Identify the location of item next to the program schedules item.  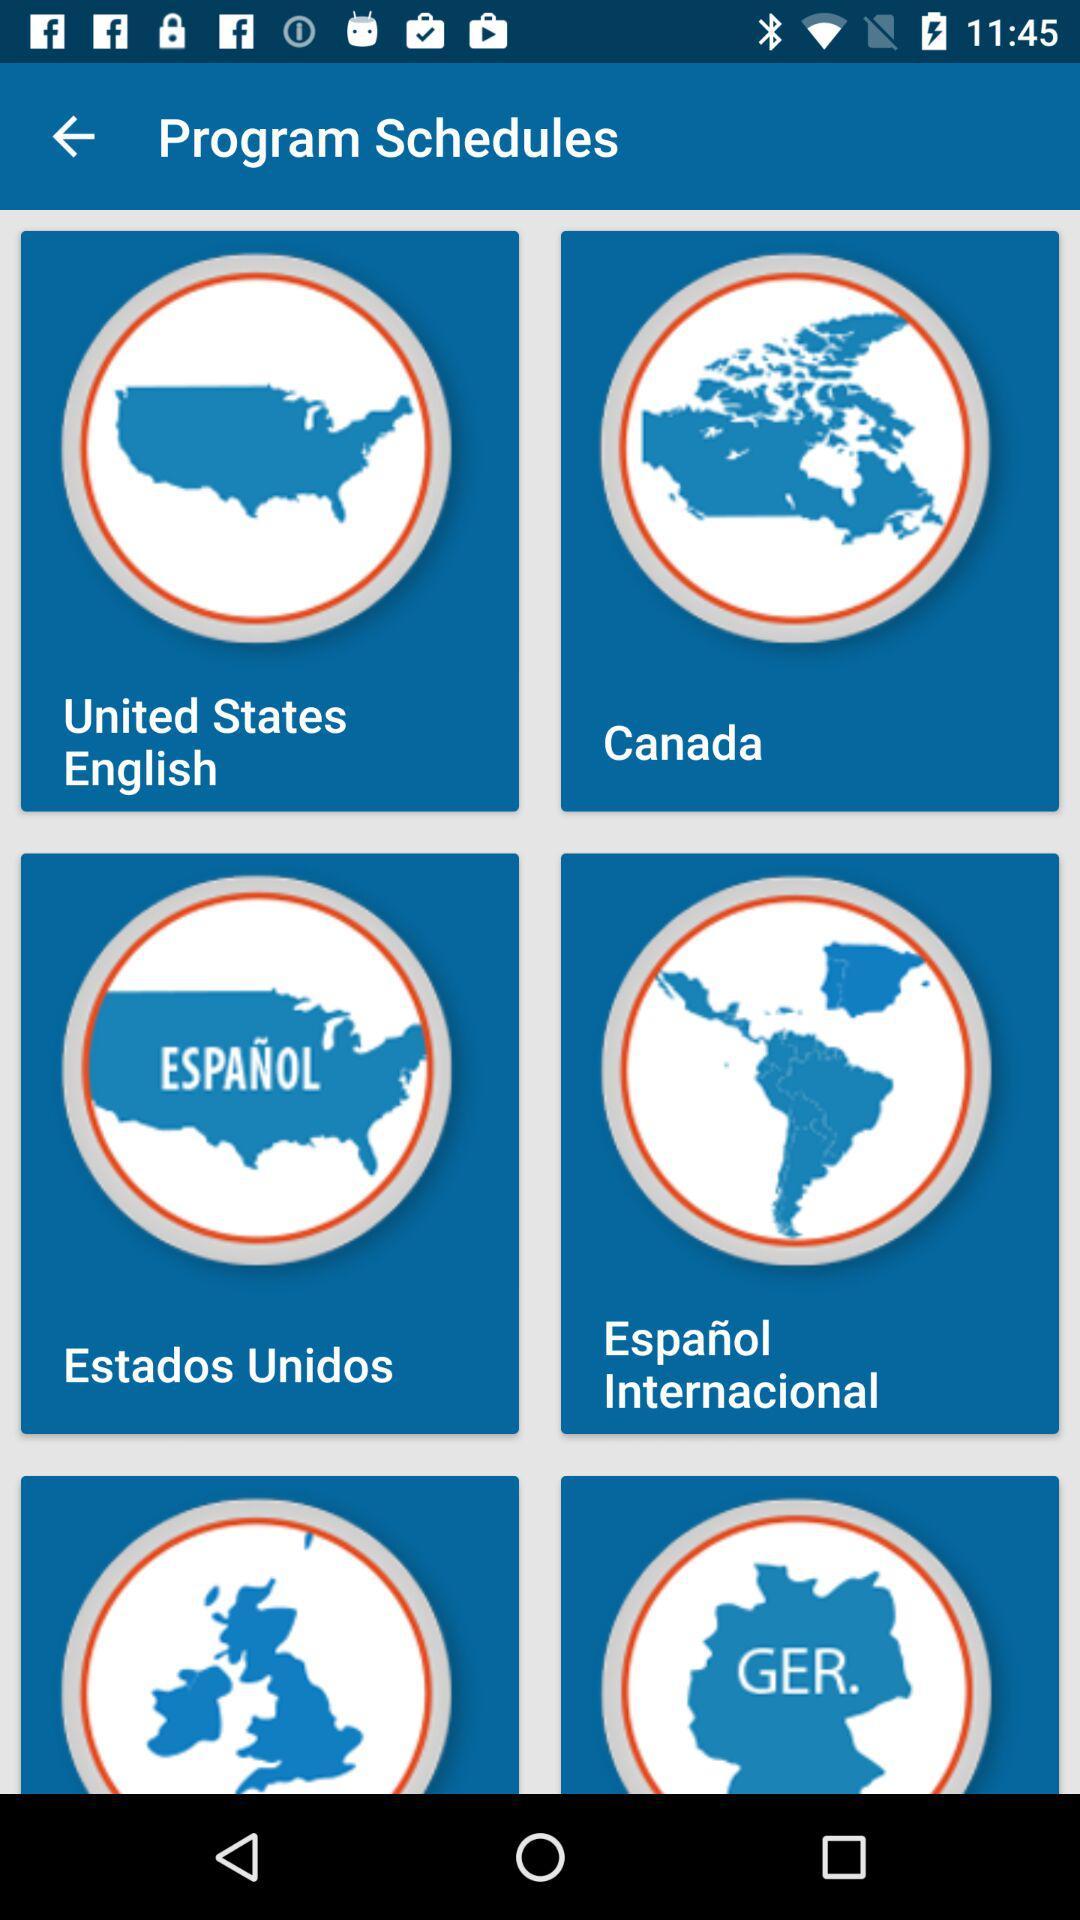
(72, 135).